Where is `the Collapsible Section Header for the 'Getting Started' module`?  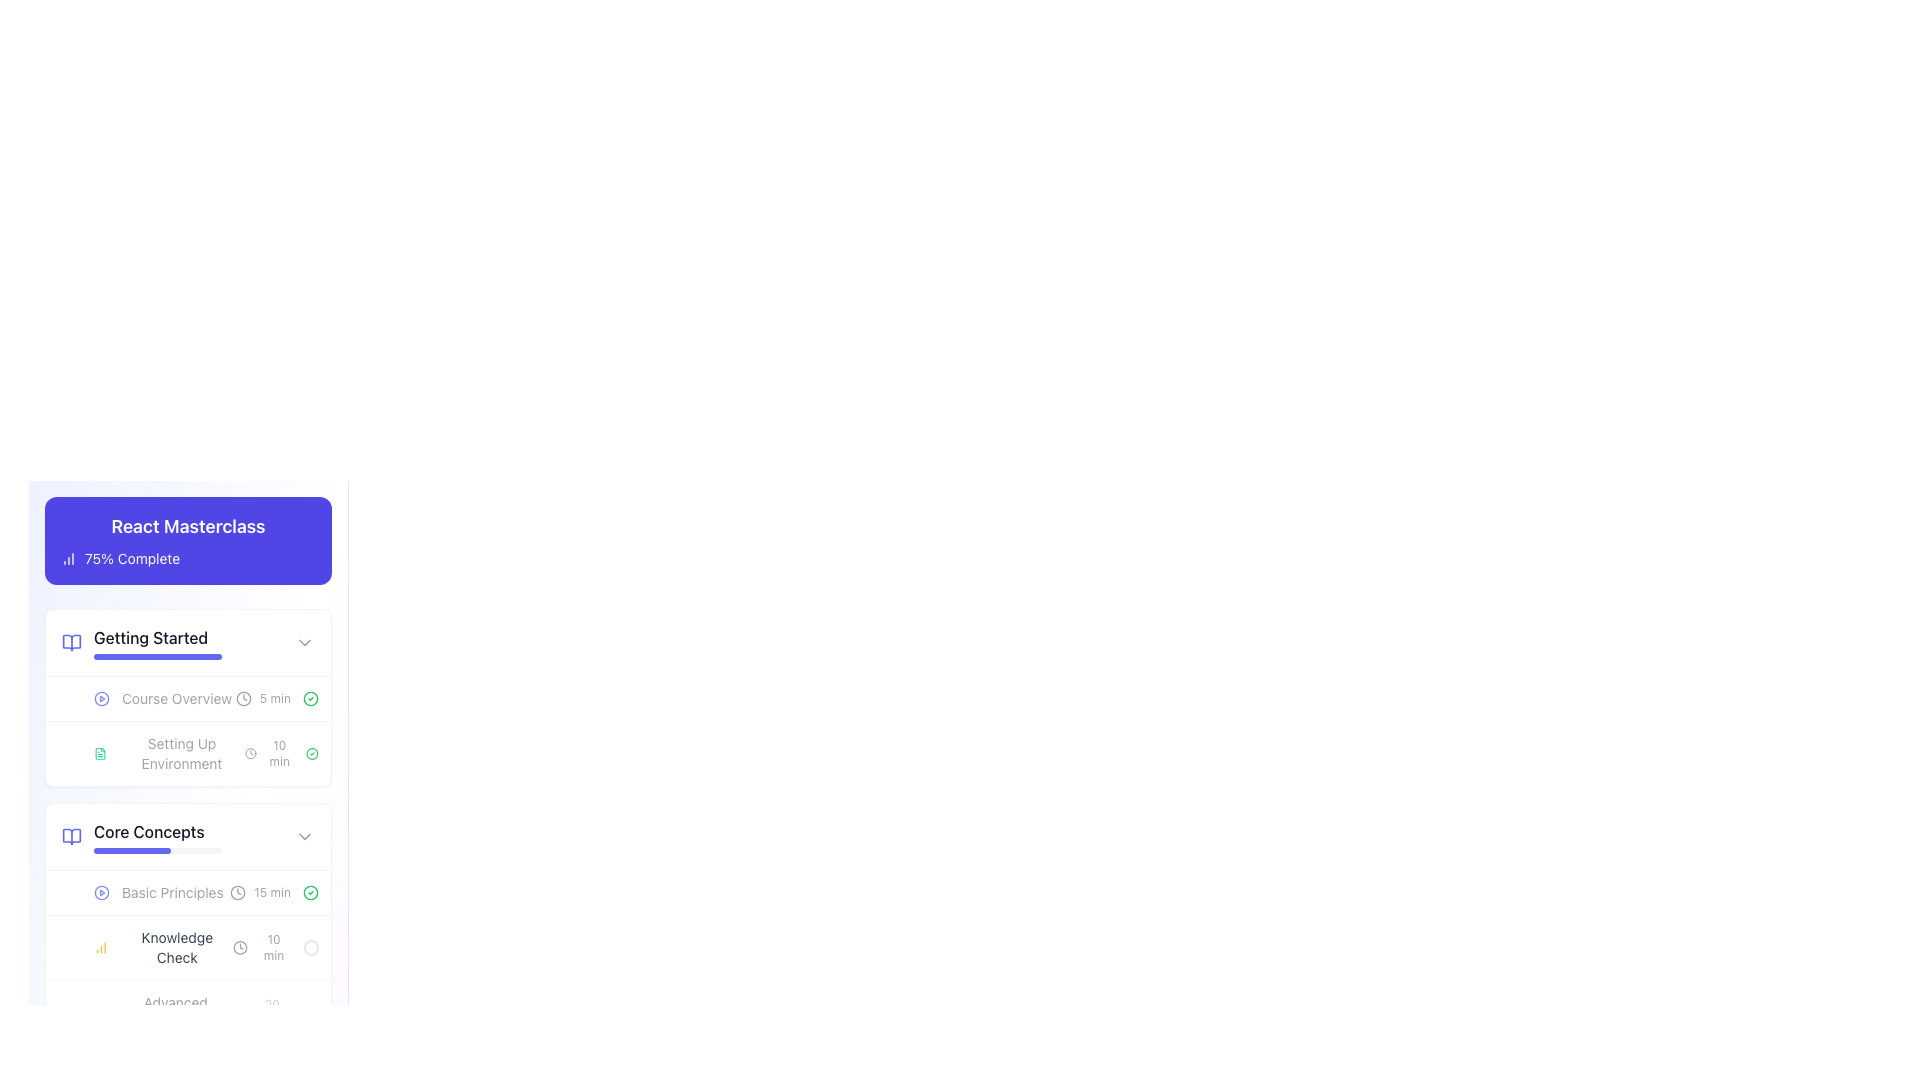
the Collapsible Section Header for the 'Getting Started' module is located at coordinates (188, 643).